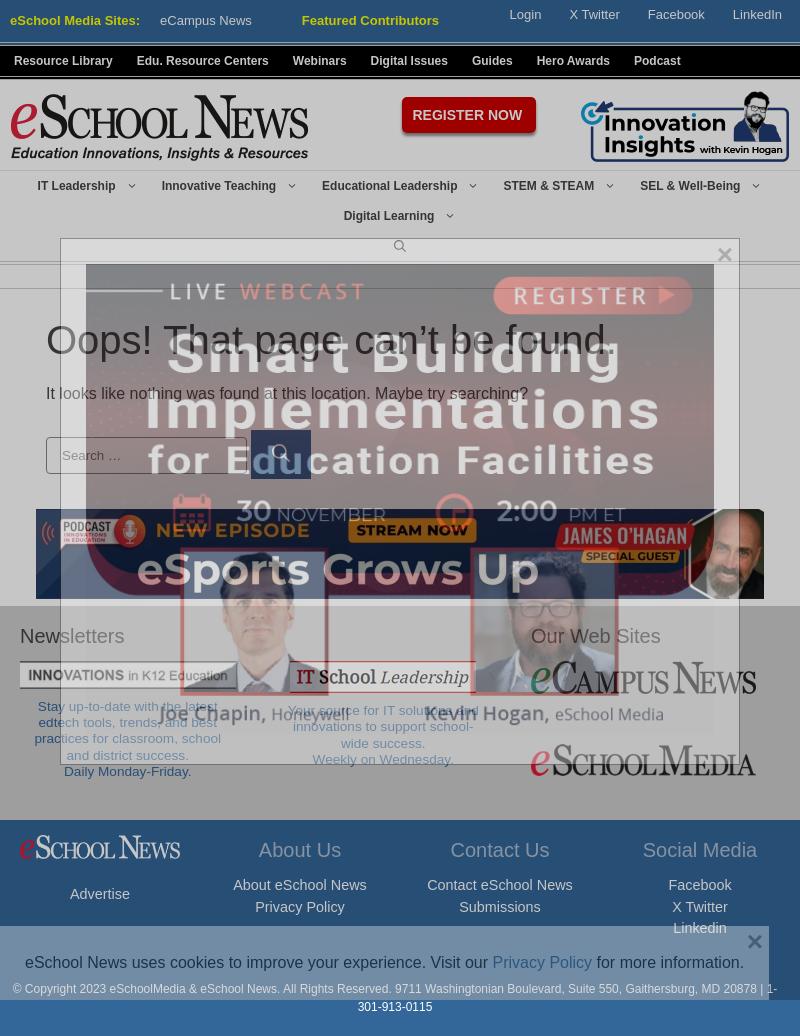 Image resolution: width=800 pixels, height=1036 pixels. What do you see at coordinates (70, 893) in the screenshot?
I see `'Advertise'` at bounding box center [70, 893].